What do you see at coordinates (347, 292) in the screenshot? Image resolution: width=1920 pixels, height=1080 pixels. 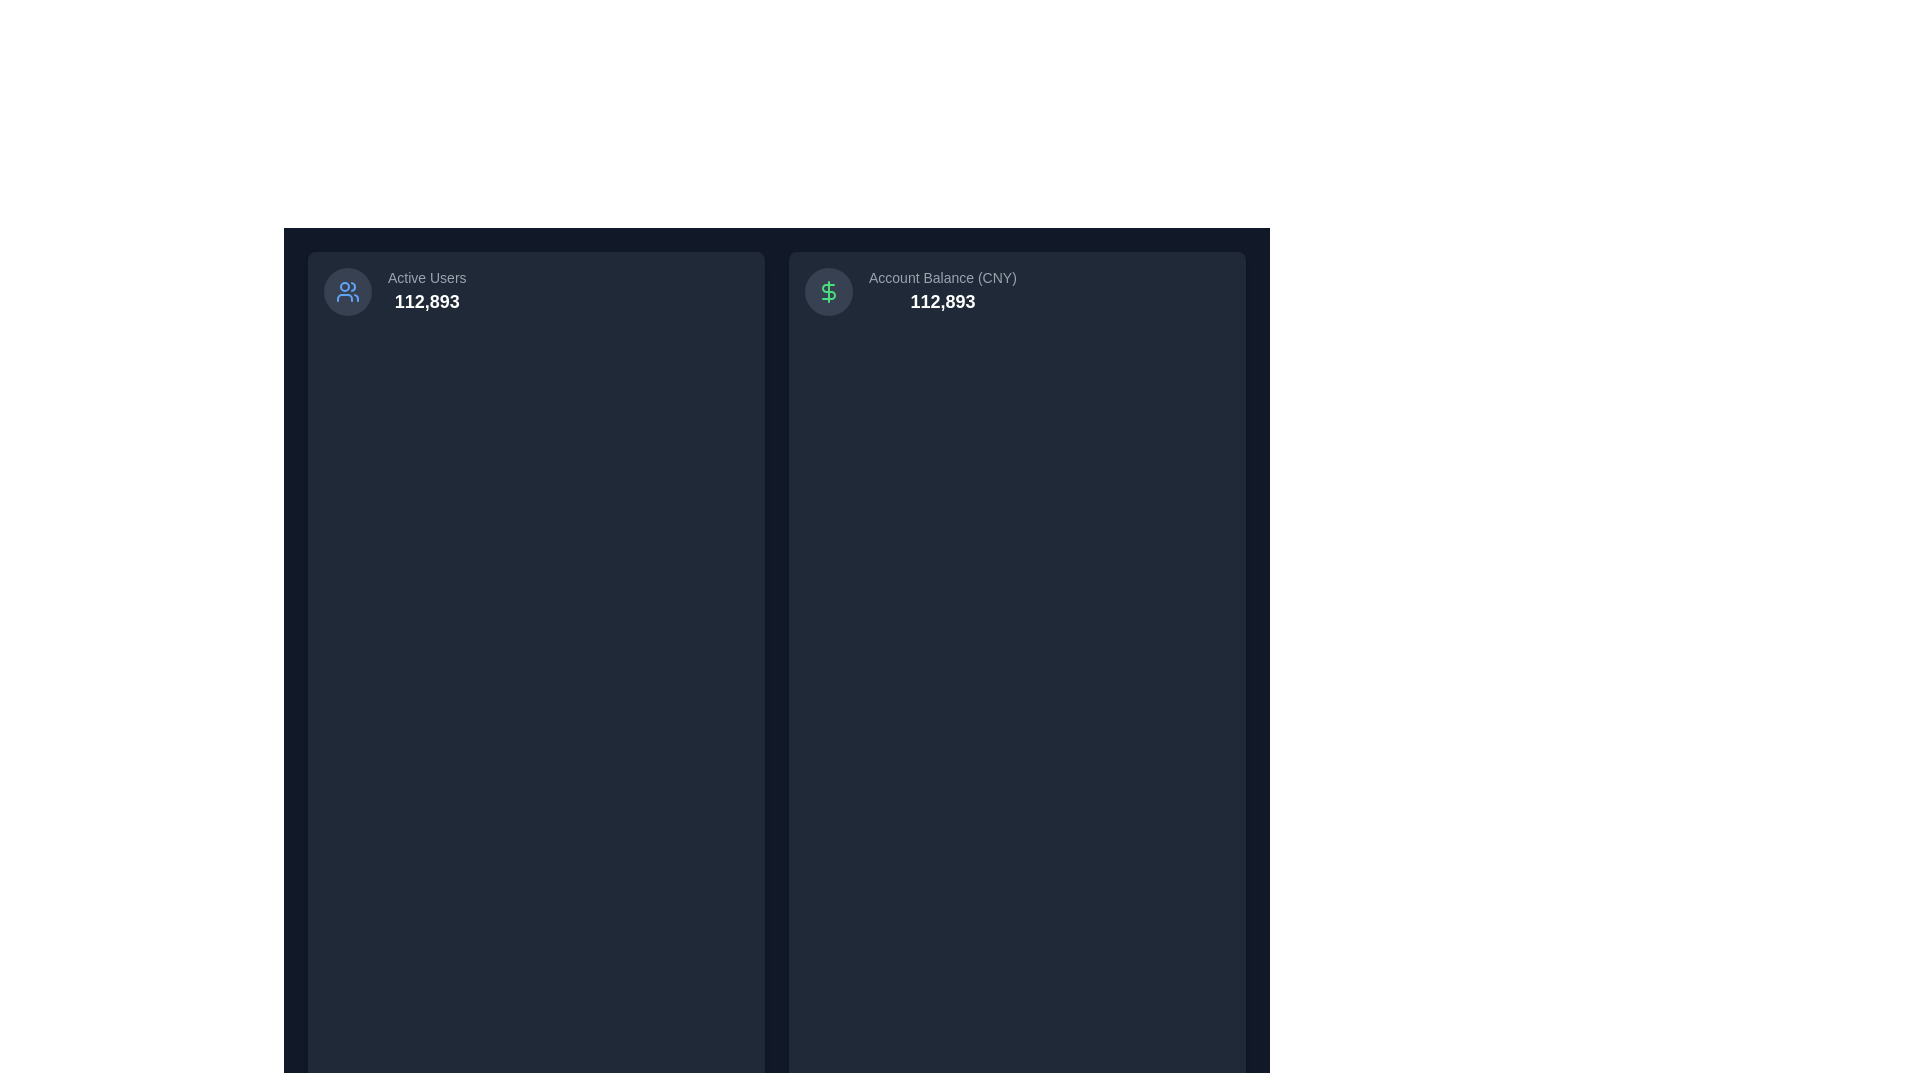 I see `the circular icon with a dark gray background and blue outline of two user figures, located at the top-left corner of the card about active users` at bounding box center [347, 292].